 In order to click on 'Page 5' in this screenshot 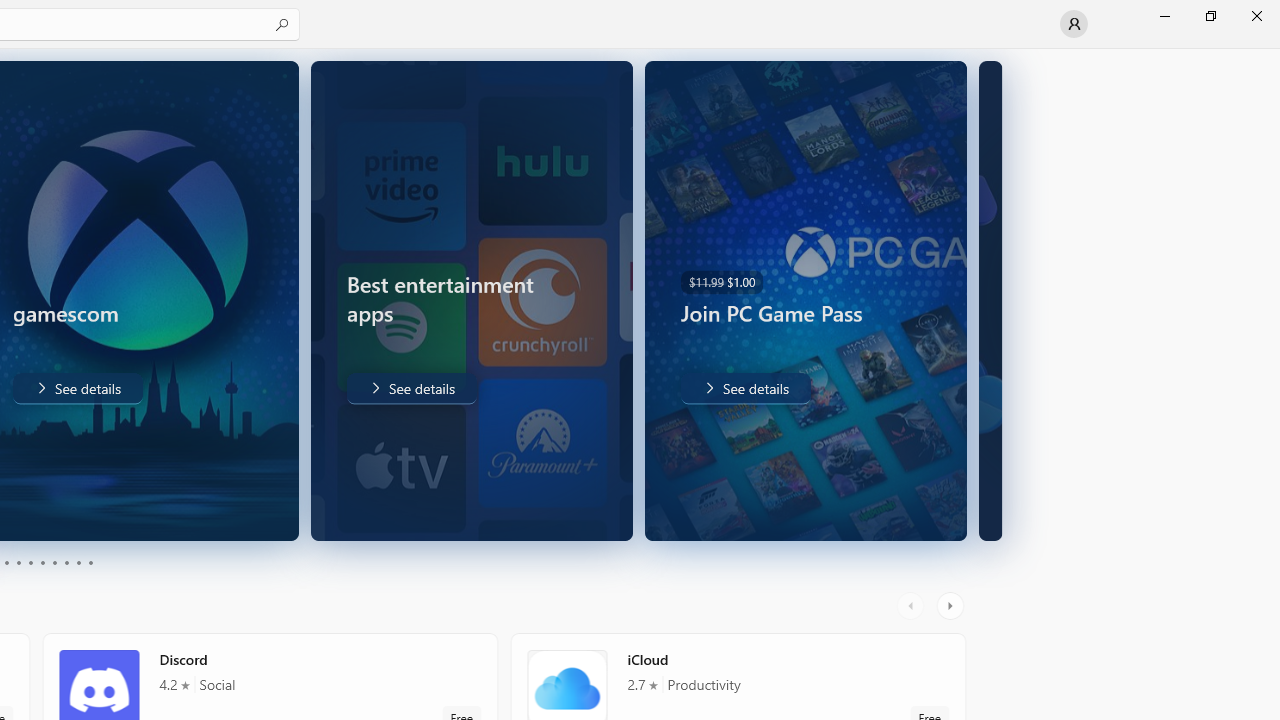, I will do `click(30, 563)`.